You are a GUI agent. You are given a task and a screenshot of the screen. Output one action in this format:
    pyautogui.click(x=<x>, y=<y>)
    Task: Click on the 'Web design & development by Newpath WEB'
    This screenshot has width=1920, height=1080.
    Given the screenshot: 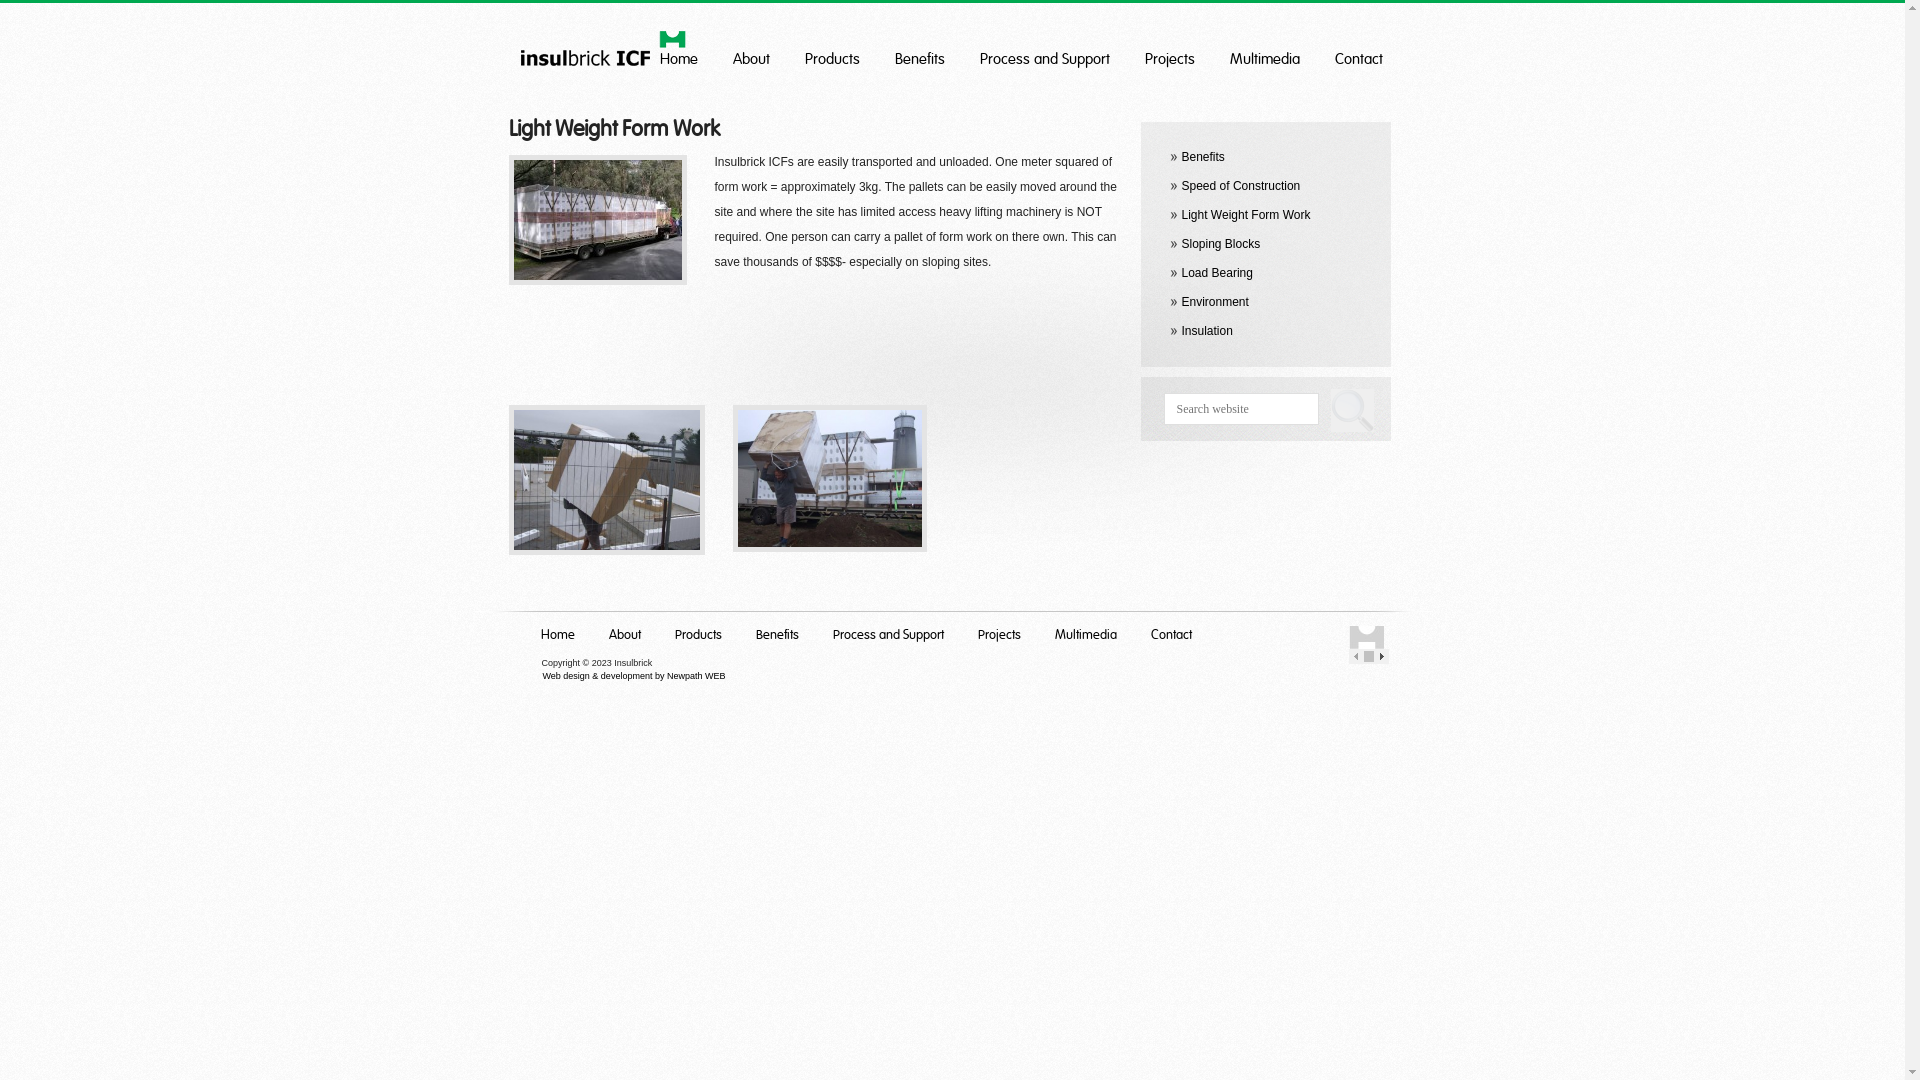 What is the action you would take?
    pyautogui.click(x=632, y=675)
    